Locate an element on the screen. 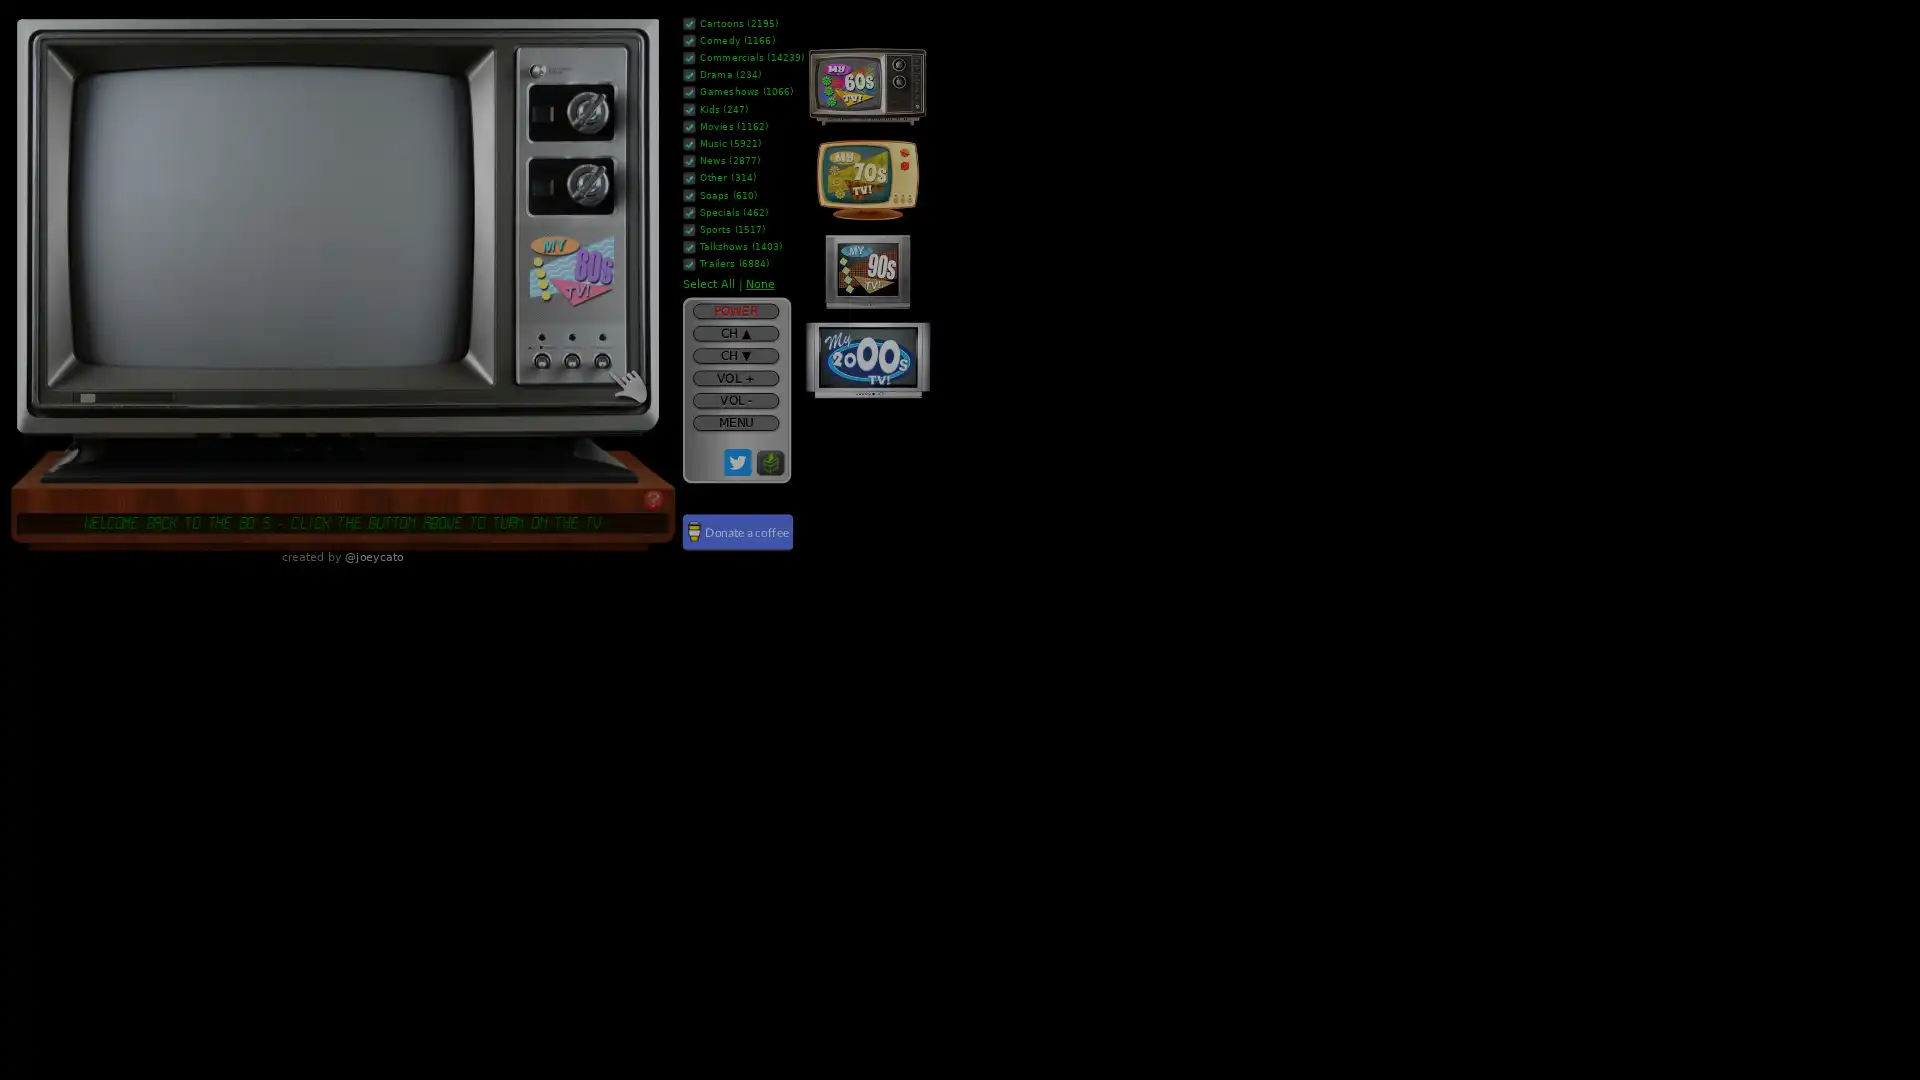  POWER is located at coordinates (734, 311).